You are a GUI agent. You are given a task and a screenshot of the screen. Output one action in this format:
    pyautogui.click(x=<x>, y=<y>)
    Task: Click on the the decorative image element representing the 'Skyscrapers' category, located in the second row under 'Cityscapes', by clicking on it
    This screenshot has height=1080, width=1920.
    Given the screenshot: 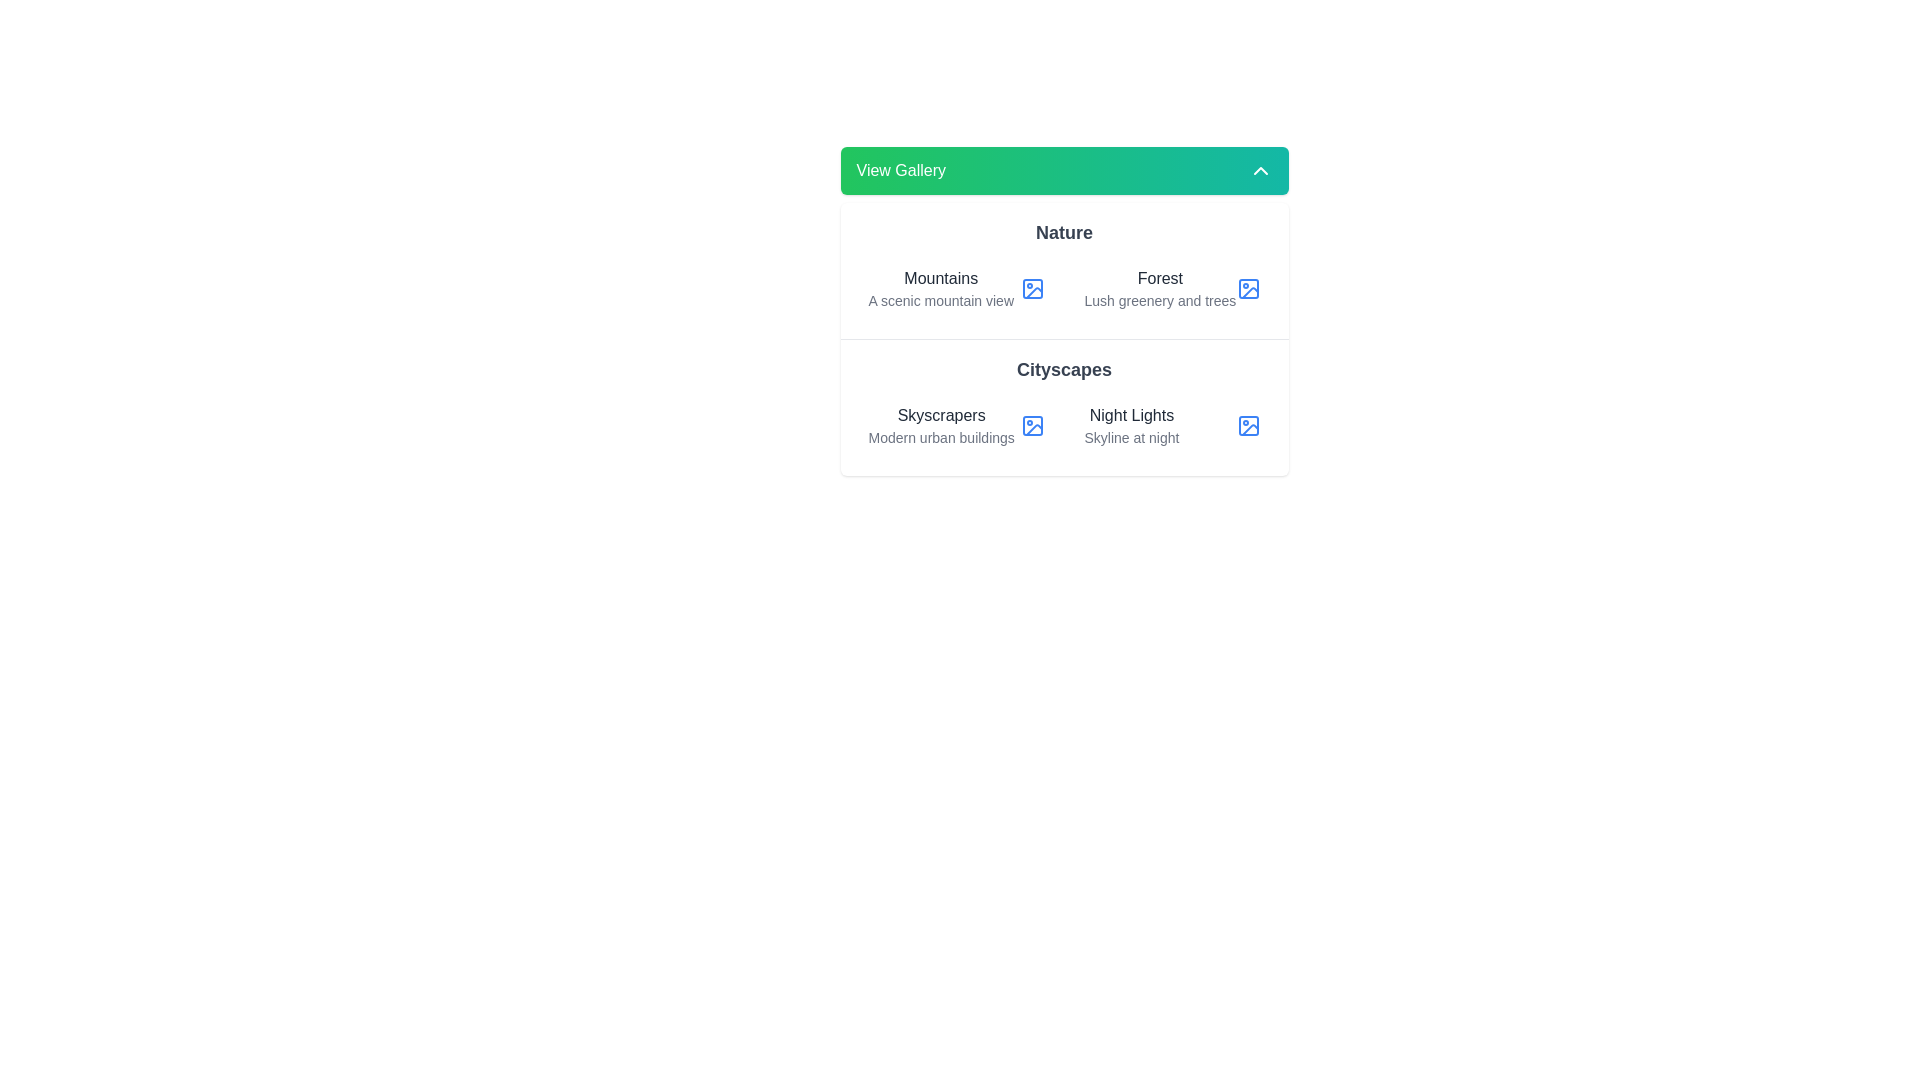 What is the action you would take?
    pyautogui.click(x=1032, y=424)
    